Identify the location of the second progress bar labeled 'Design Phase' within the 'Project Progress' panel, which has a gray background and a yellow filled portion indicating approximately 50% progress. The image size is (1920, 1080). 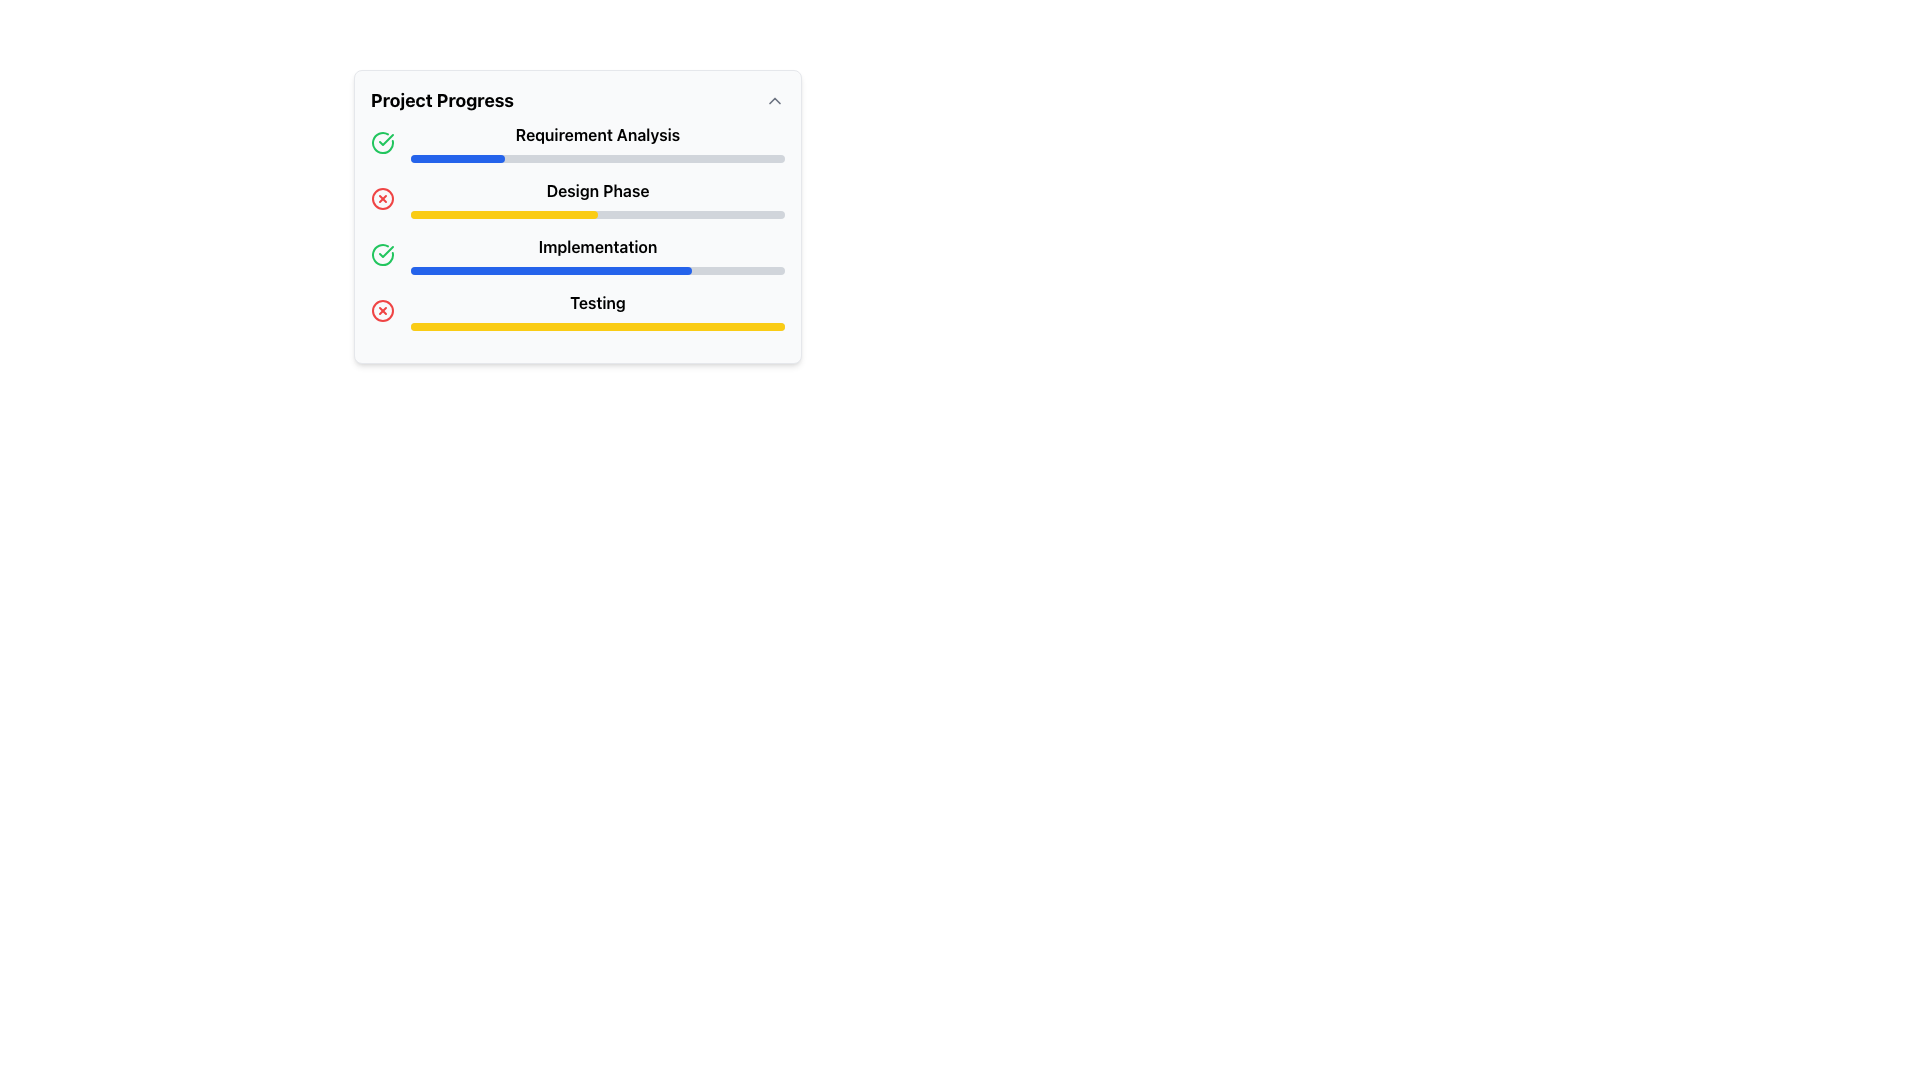
(597, 215).